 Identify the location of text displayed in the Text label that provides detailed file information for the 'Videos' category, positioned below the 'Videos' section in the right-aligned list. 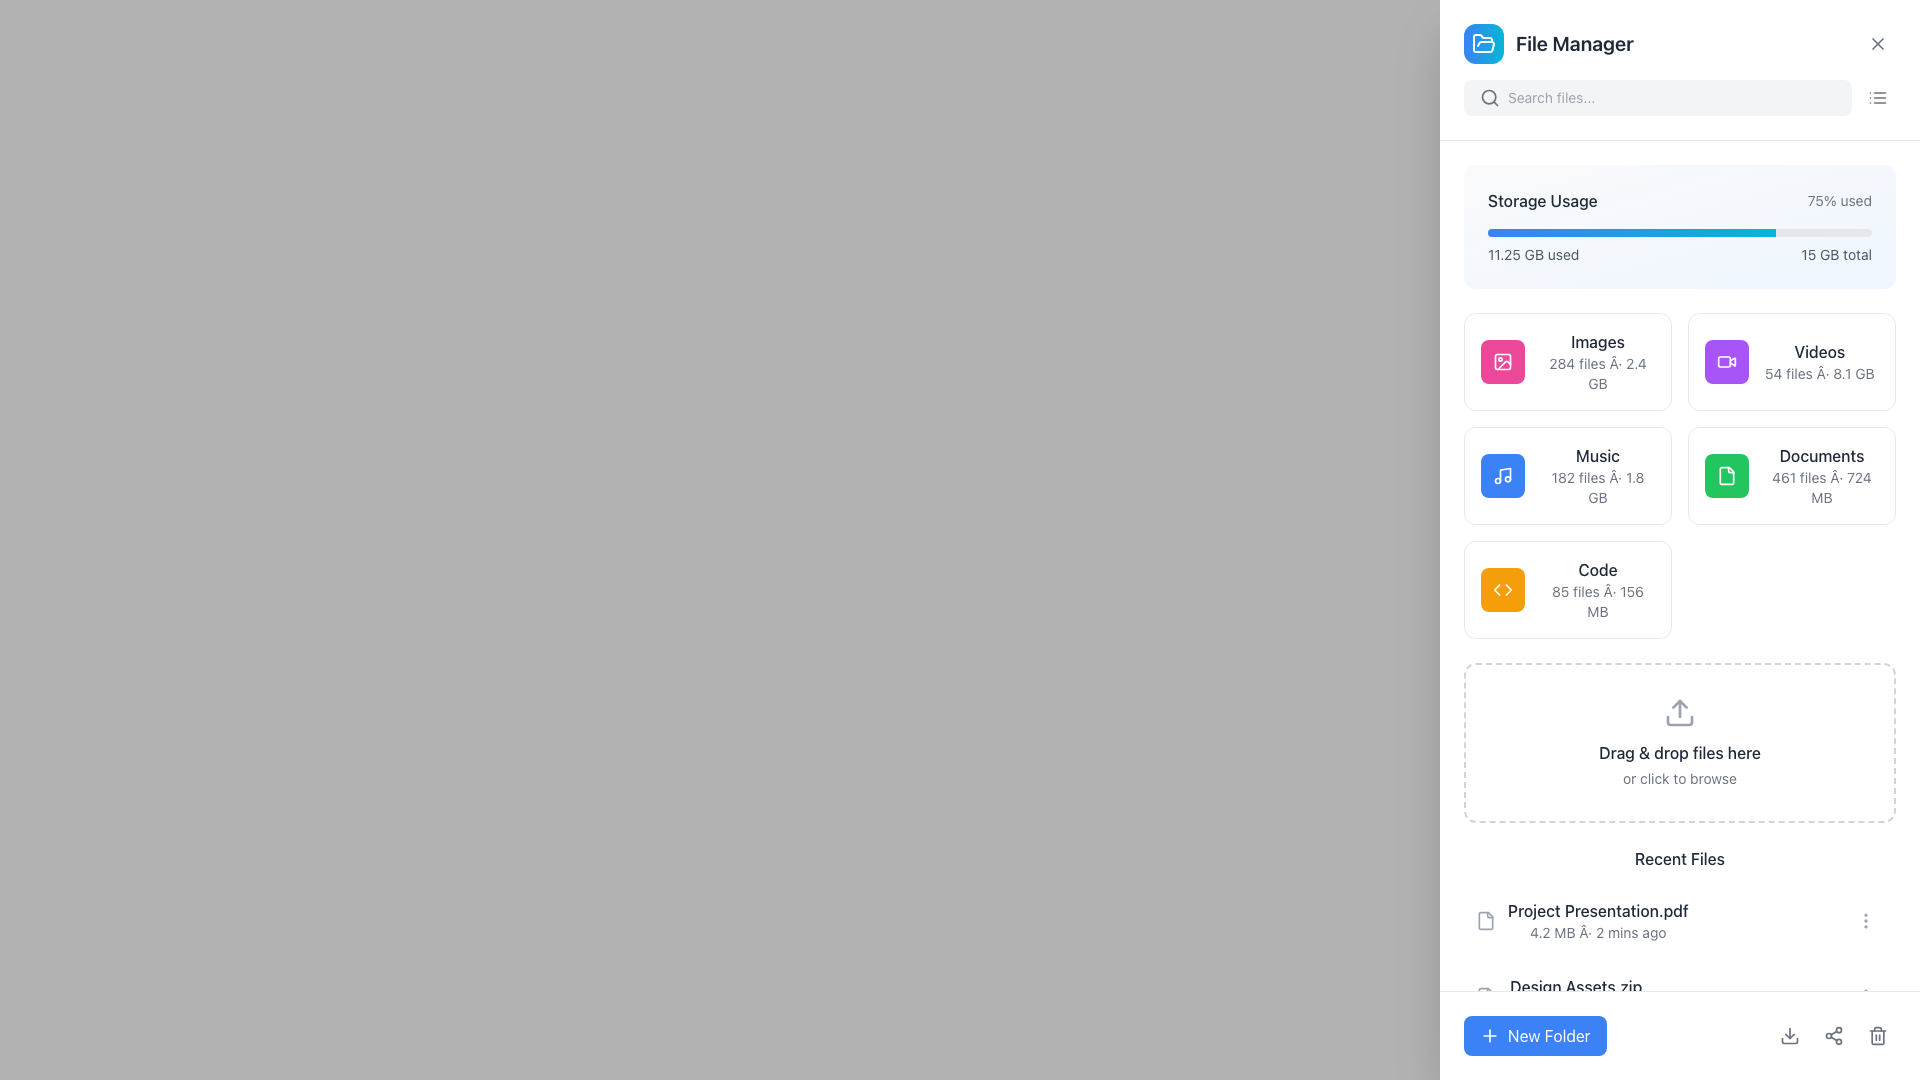
(1819, 374).